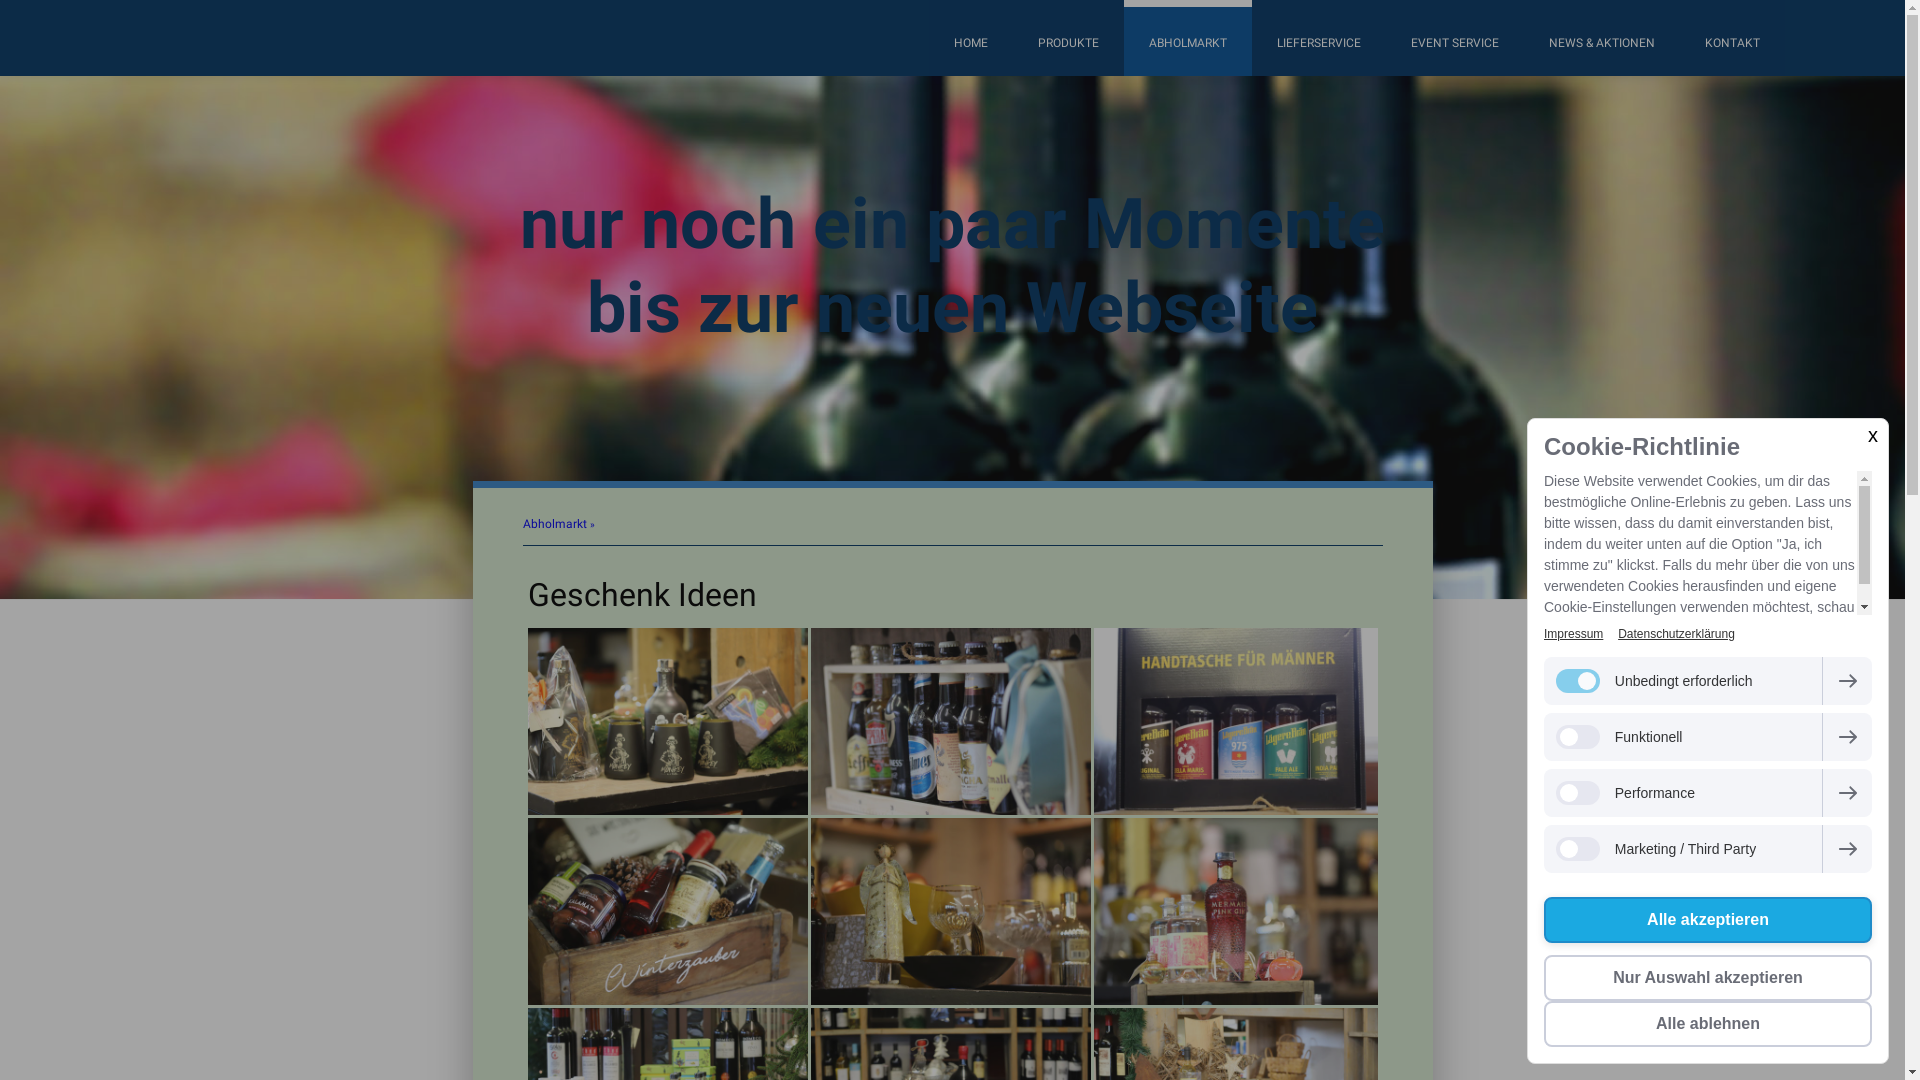 The image size is (1920, 1080). Describe the element at coordinates (1707, 920) in the screenshot. I see `'Alle akzeptieren'` at that location.